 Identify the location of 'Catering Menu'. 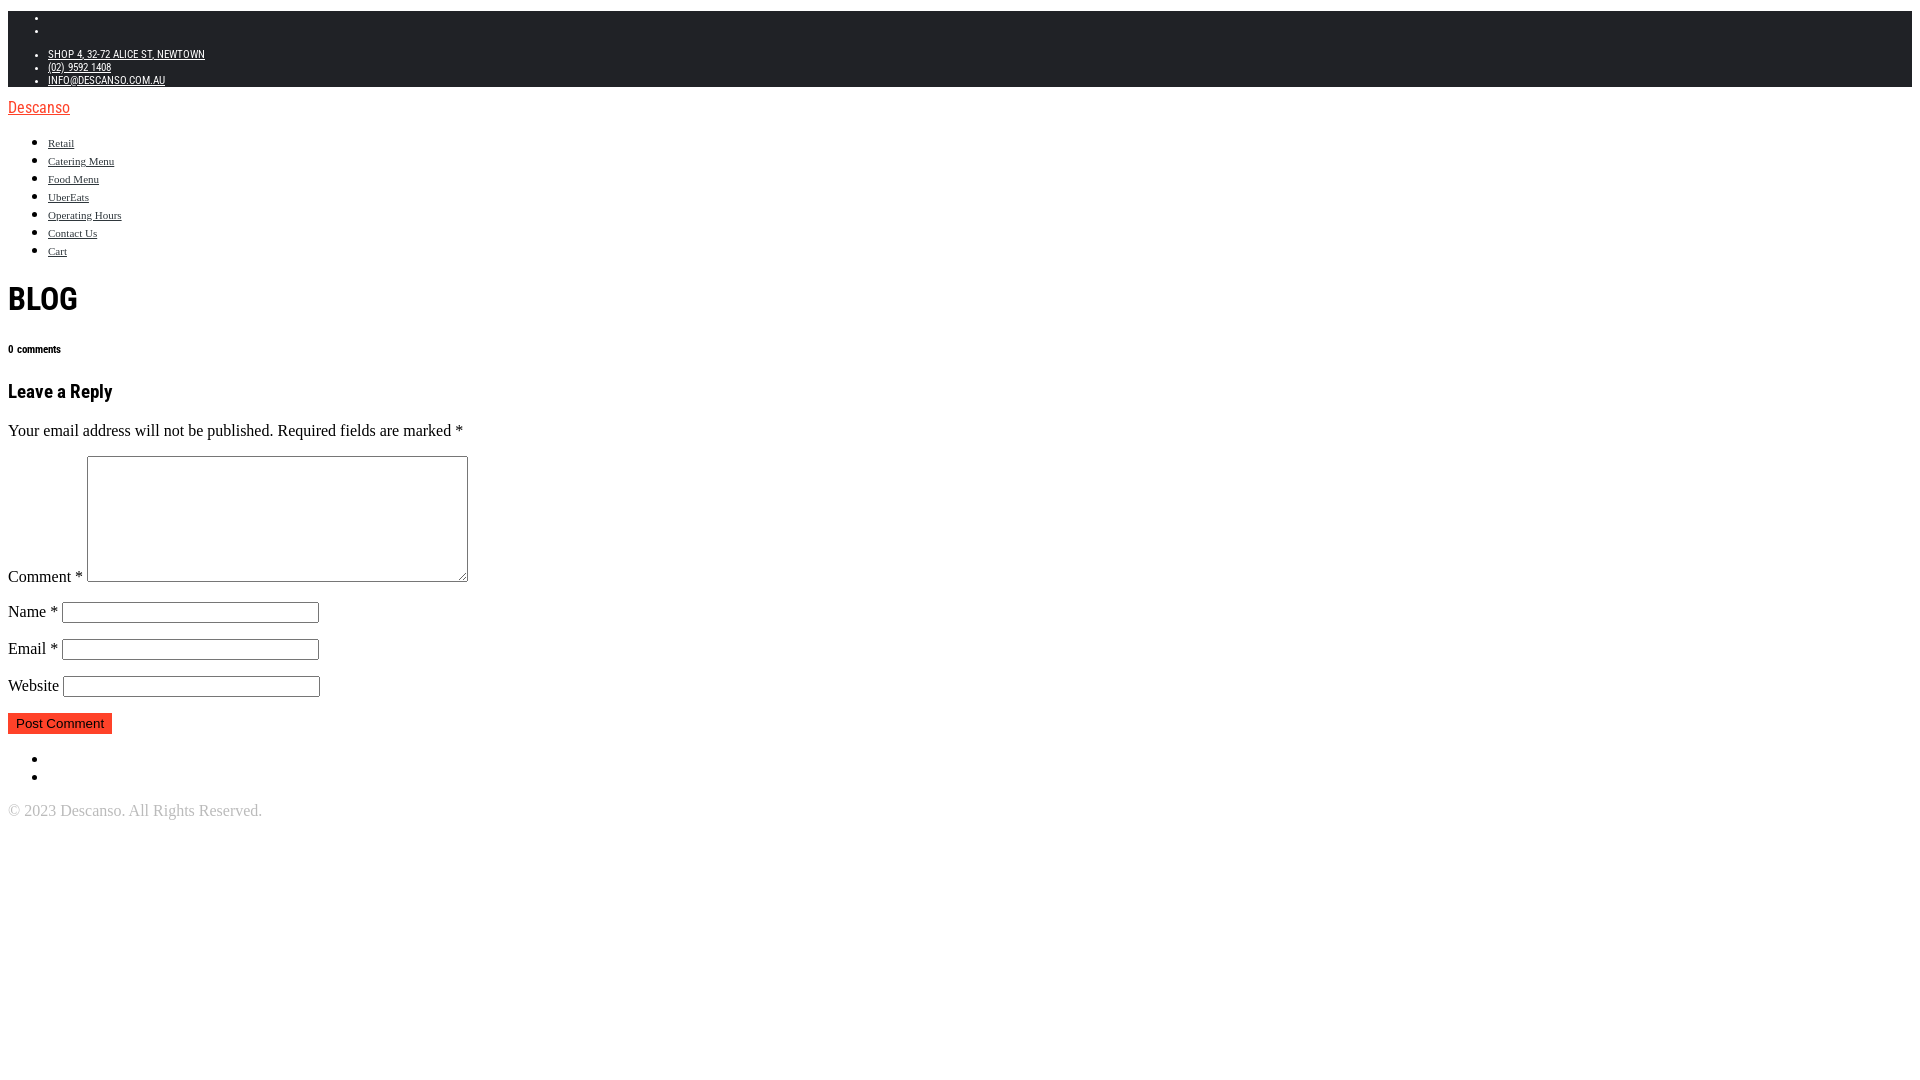
(48, 160).